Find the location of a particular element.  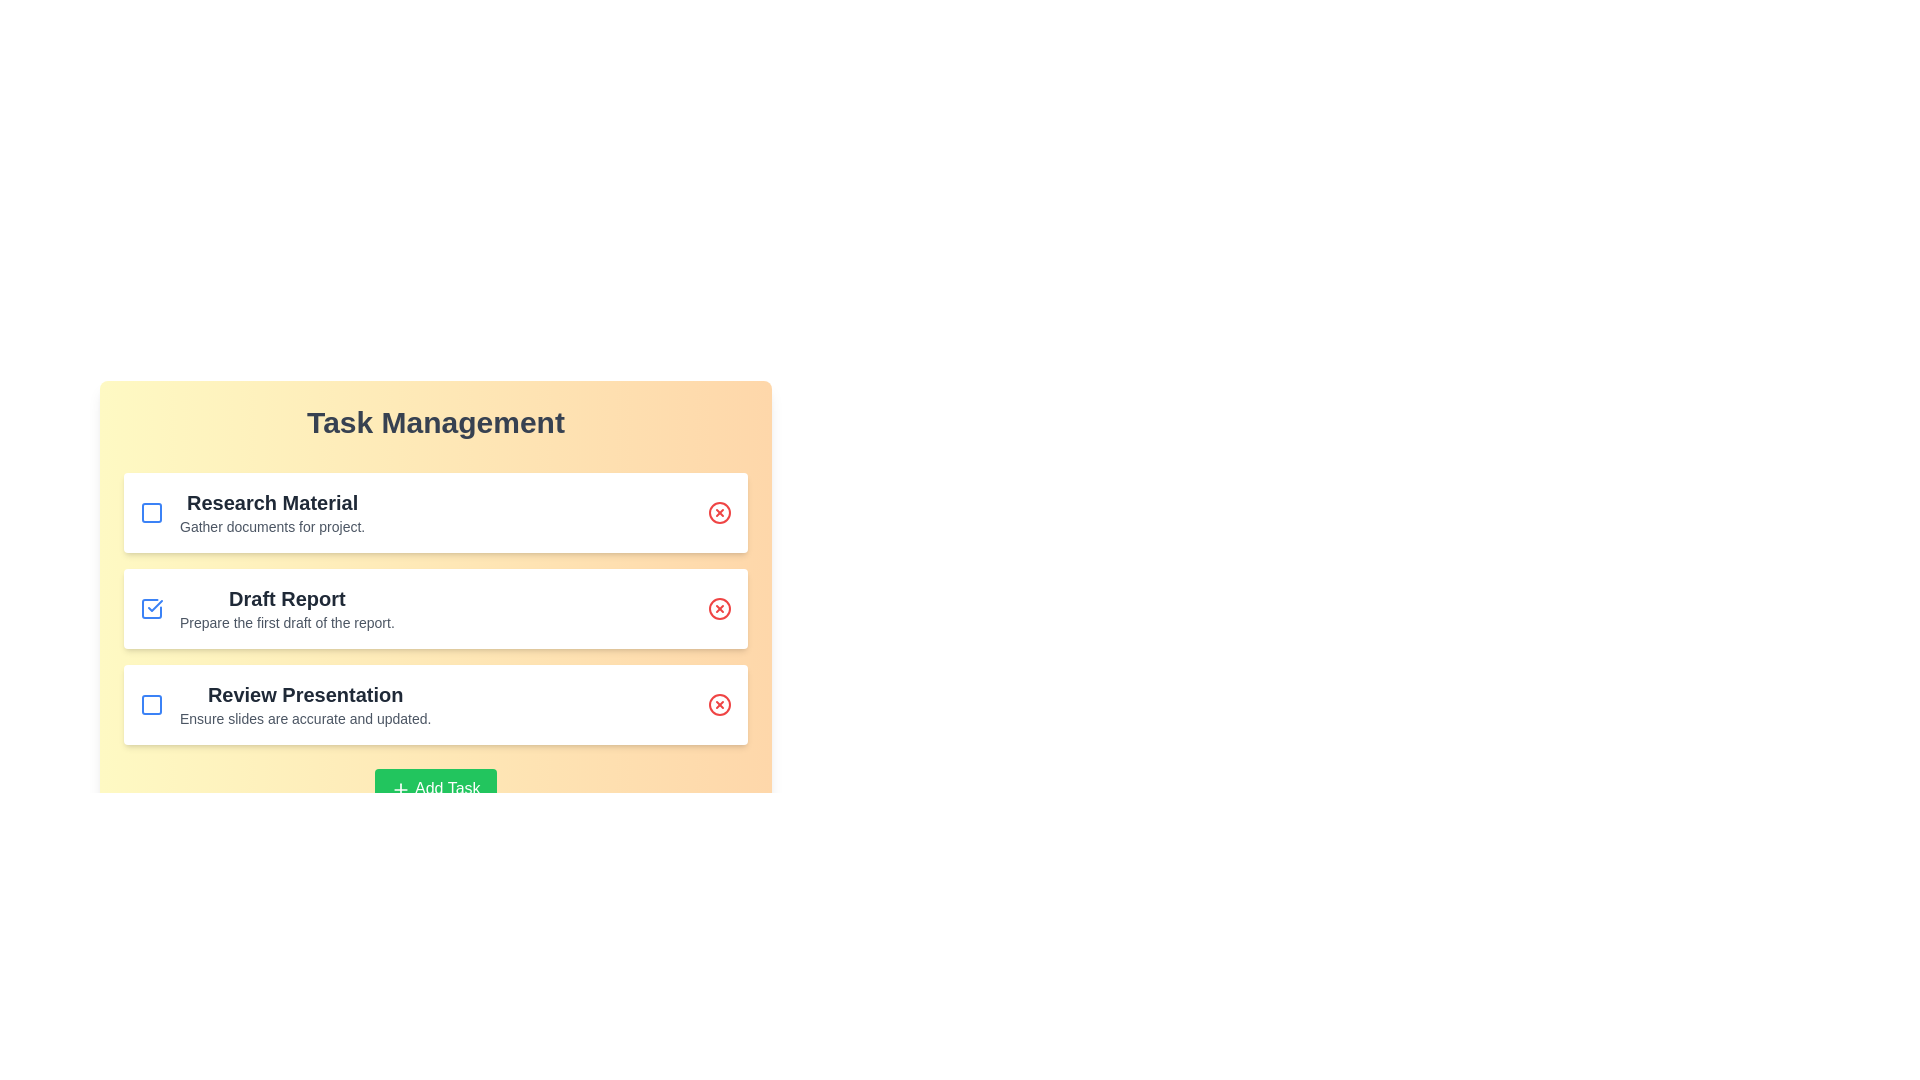

delete button for the task titled Research Material is located at coordinates (720, 512).